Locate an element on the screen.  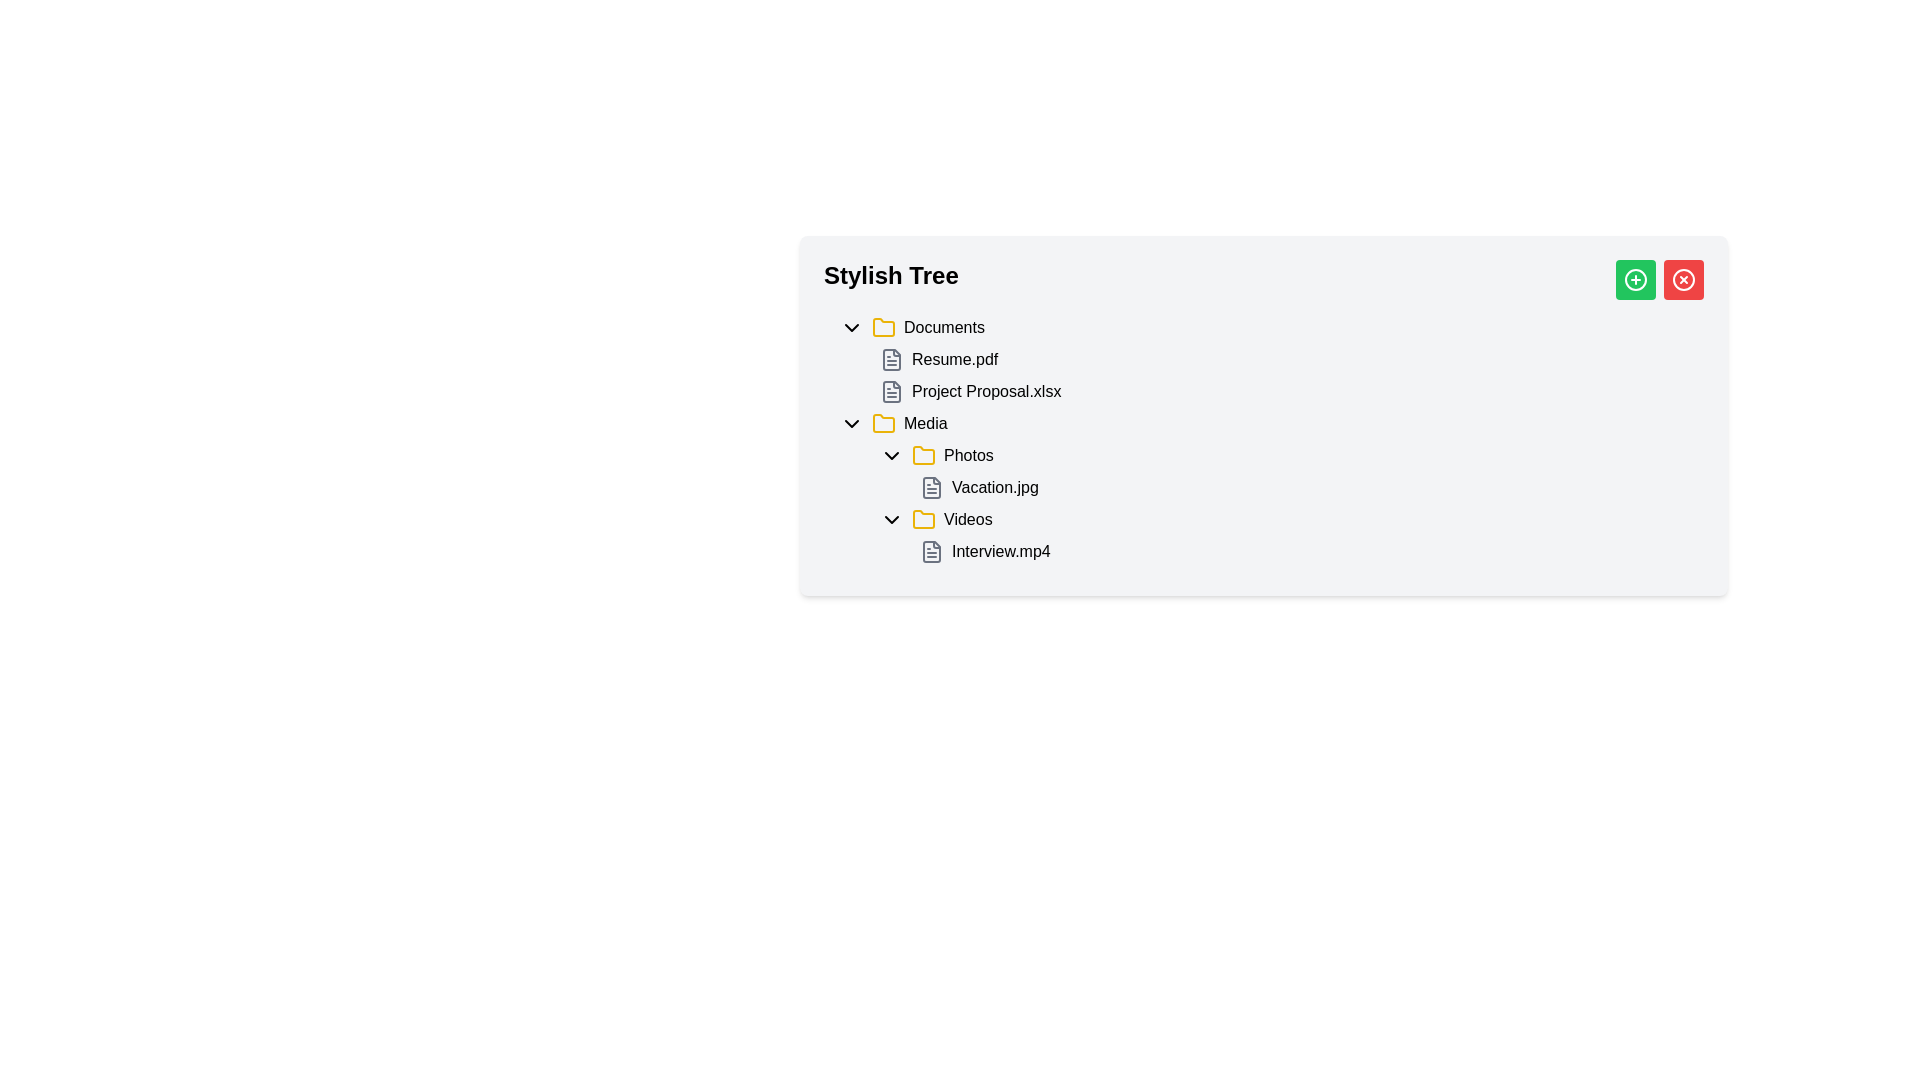
the interactive button located in the top-right corner of the gray panel, adjacent is located at coordinates (1636, 280).